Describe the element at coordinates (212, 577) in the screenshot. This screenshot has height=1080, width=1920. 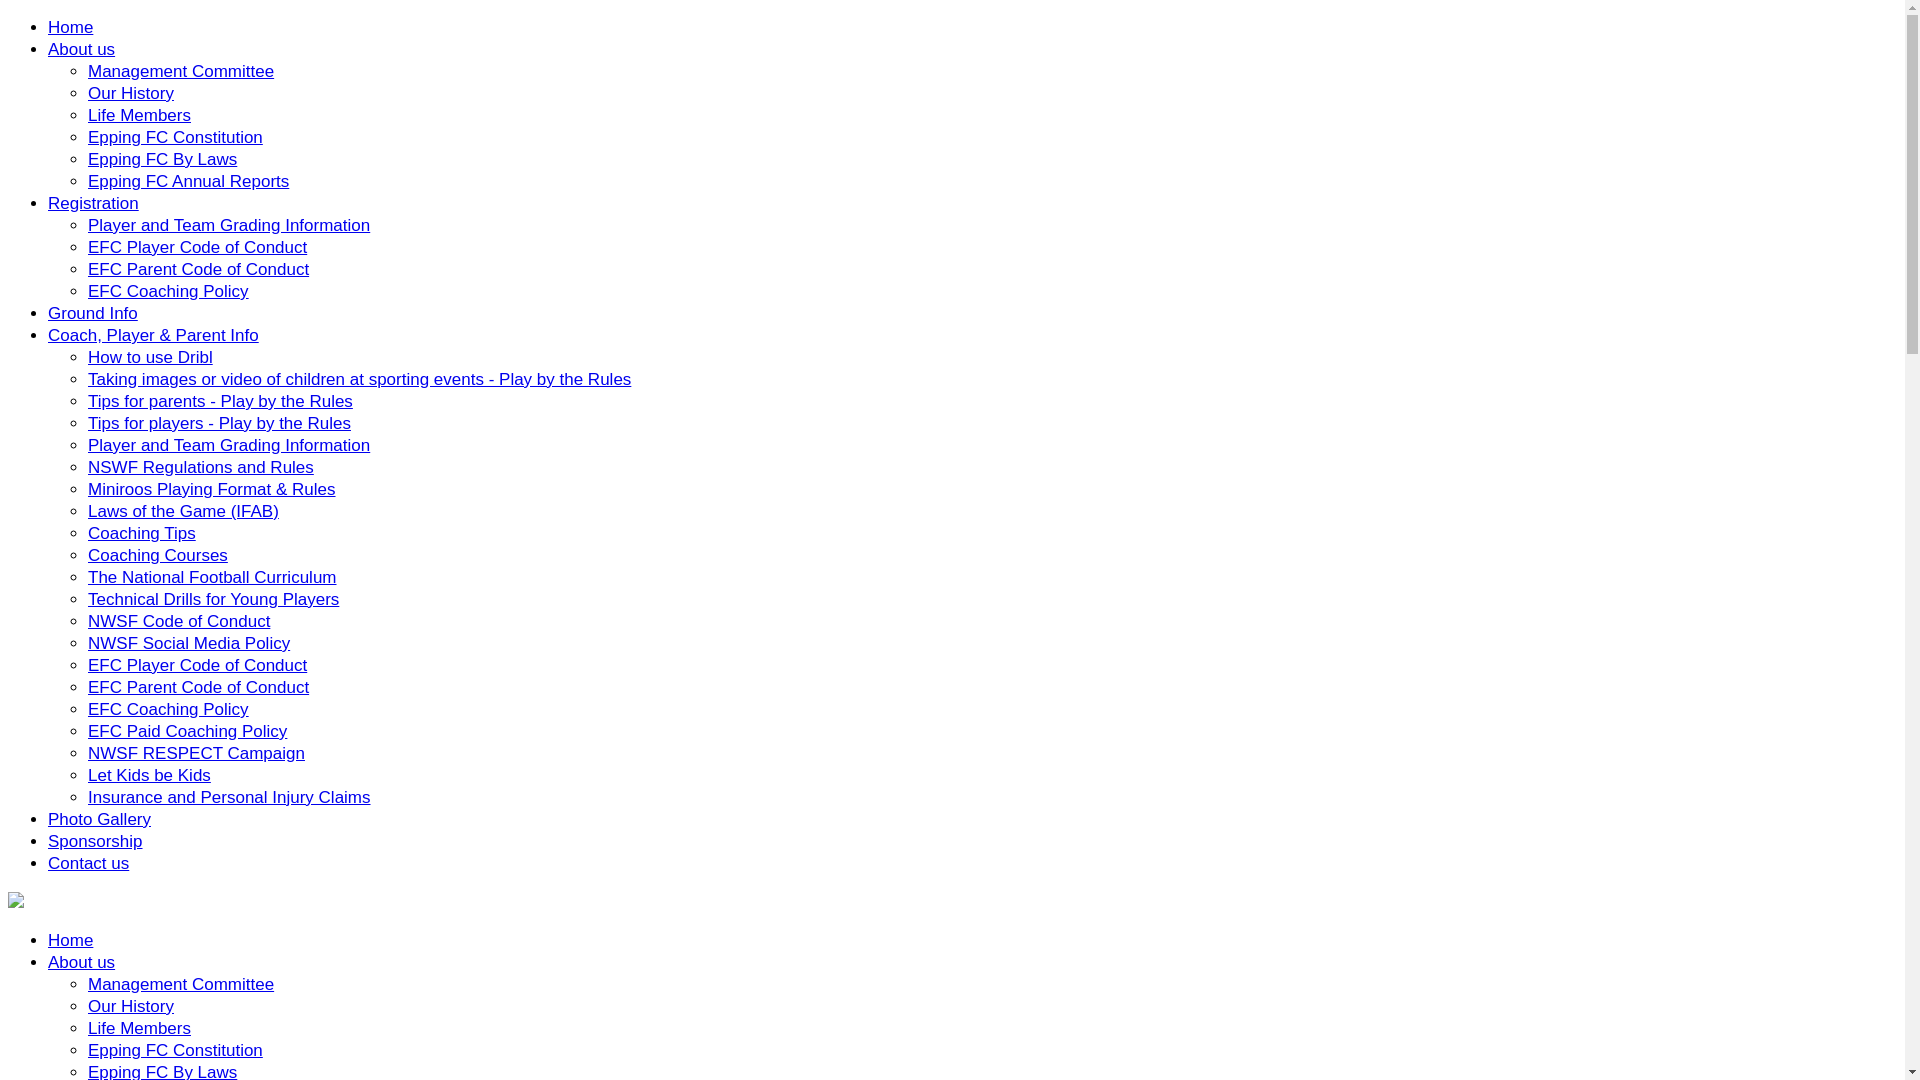
I see `'The National Football Curriculum'` at that location.